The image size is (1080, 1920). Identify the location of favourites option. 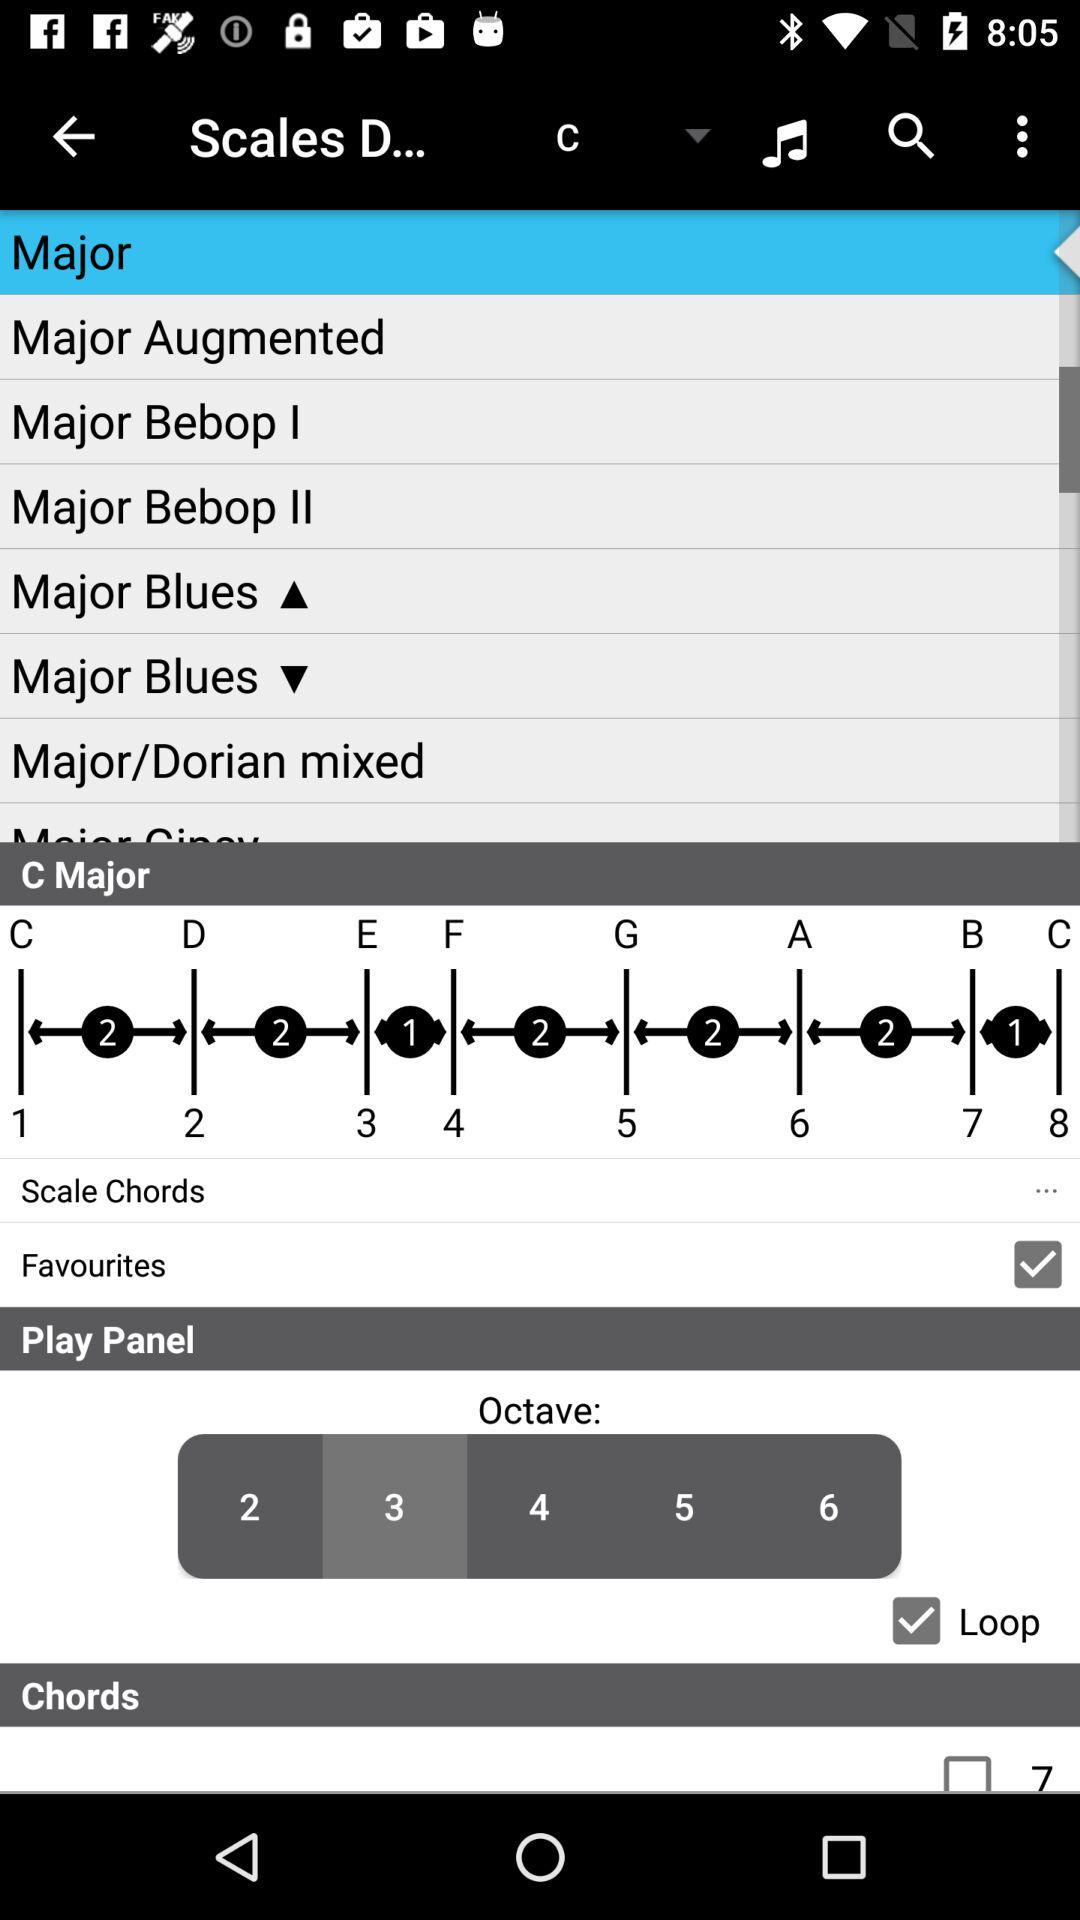
(1036, 1263).